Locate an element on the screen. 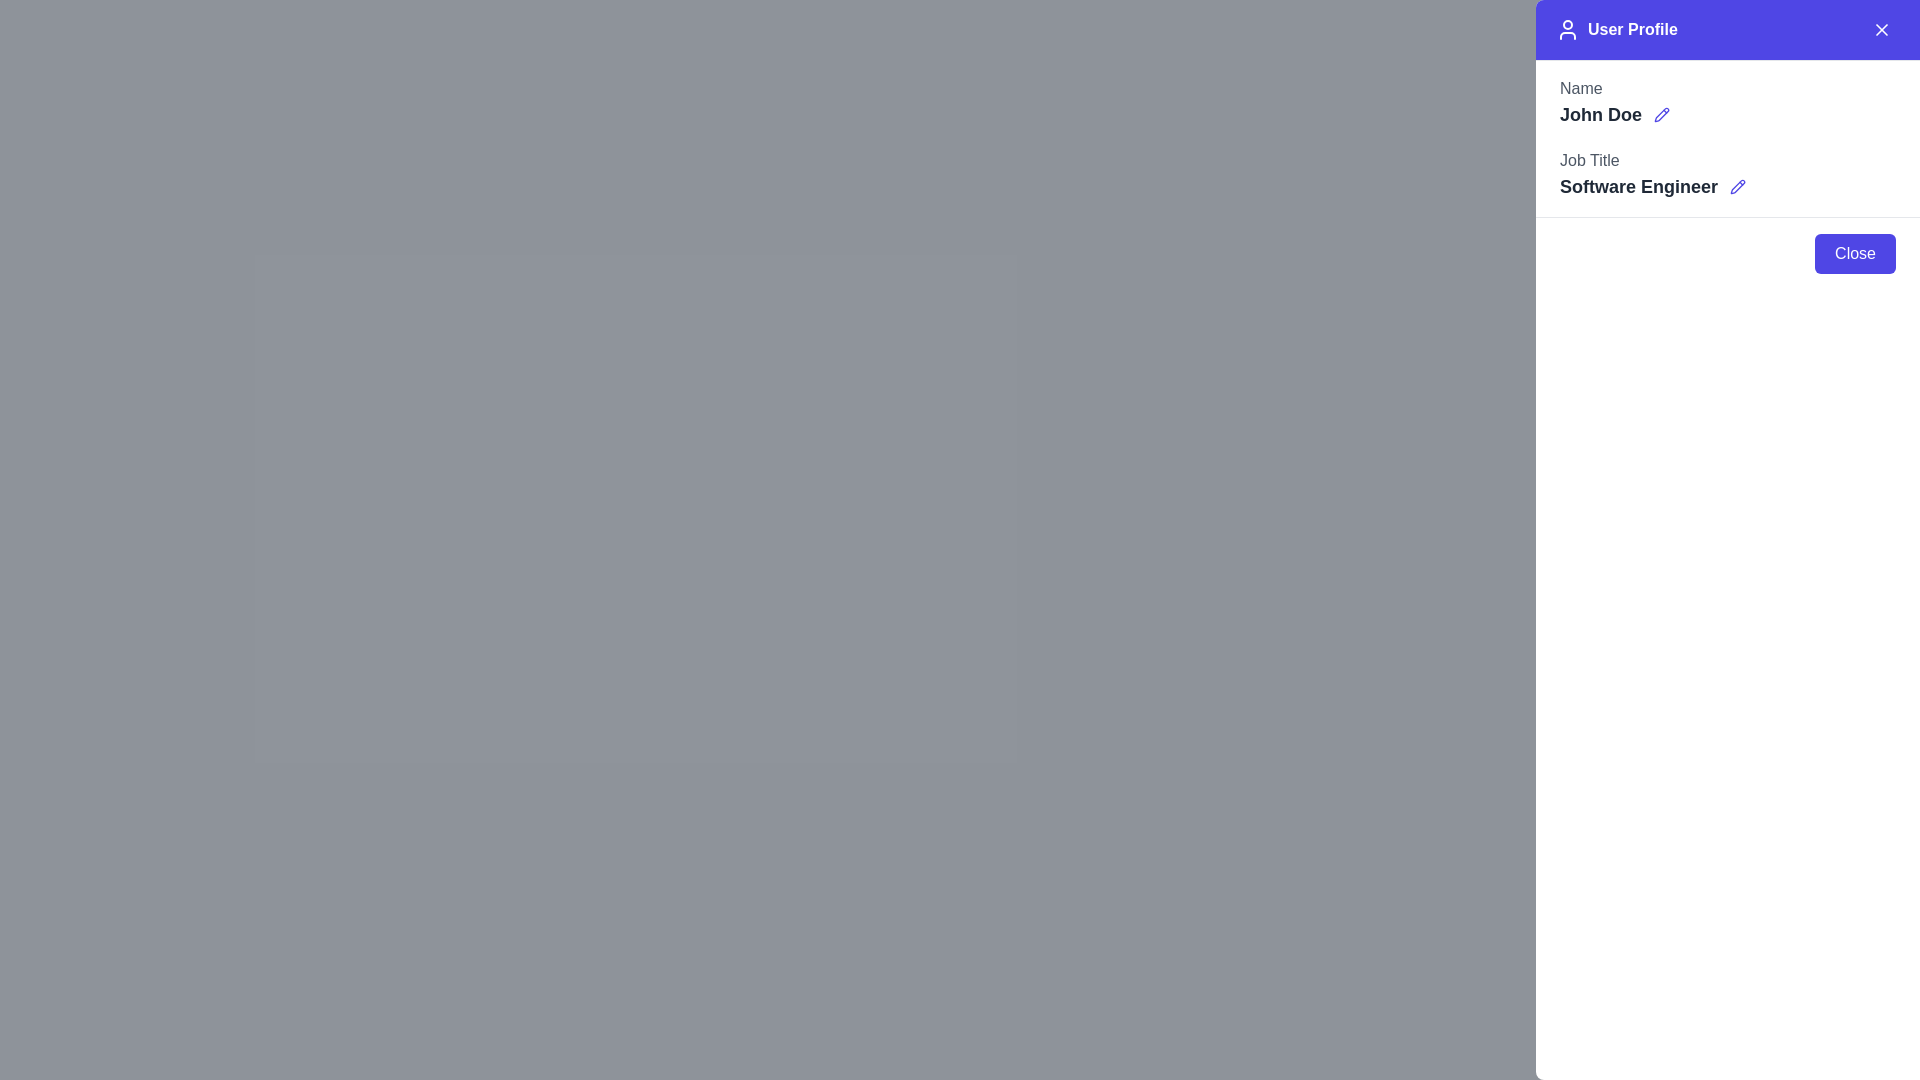  the close button located at the top-right corner of the purple header bar labeled 'User Profile' is located at coordinates (1880, 30).